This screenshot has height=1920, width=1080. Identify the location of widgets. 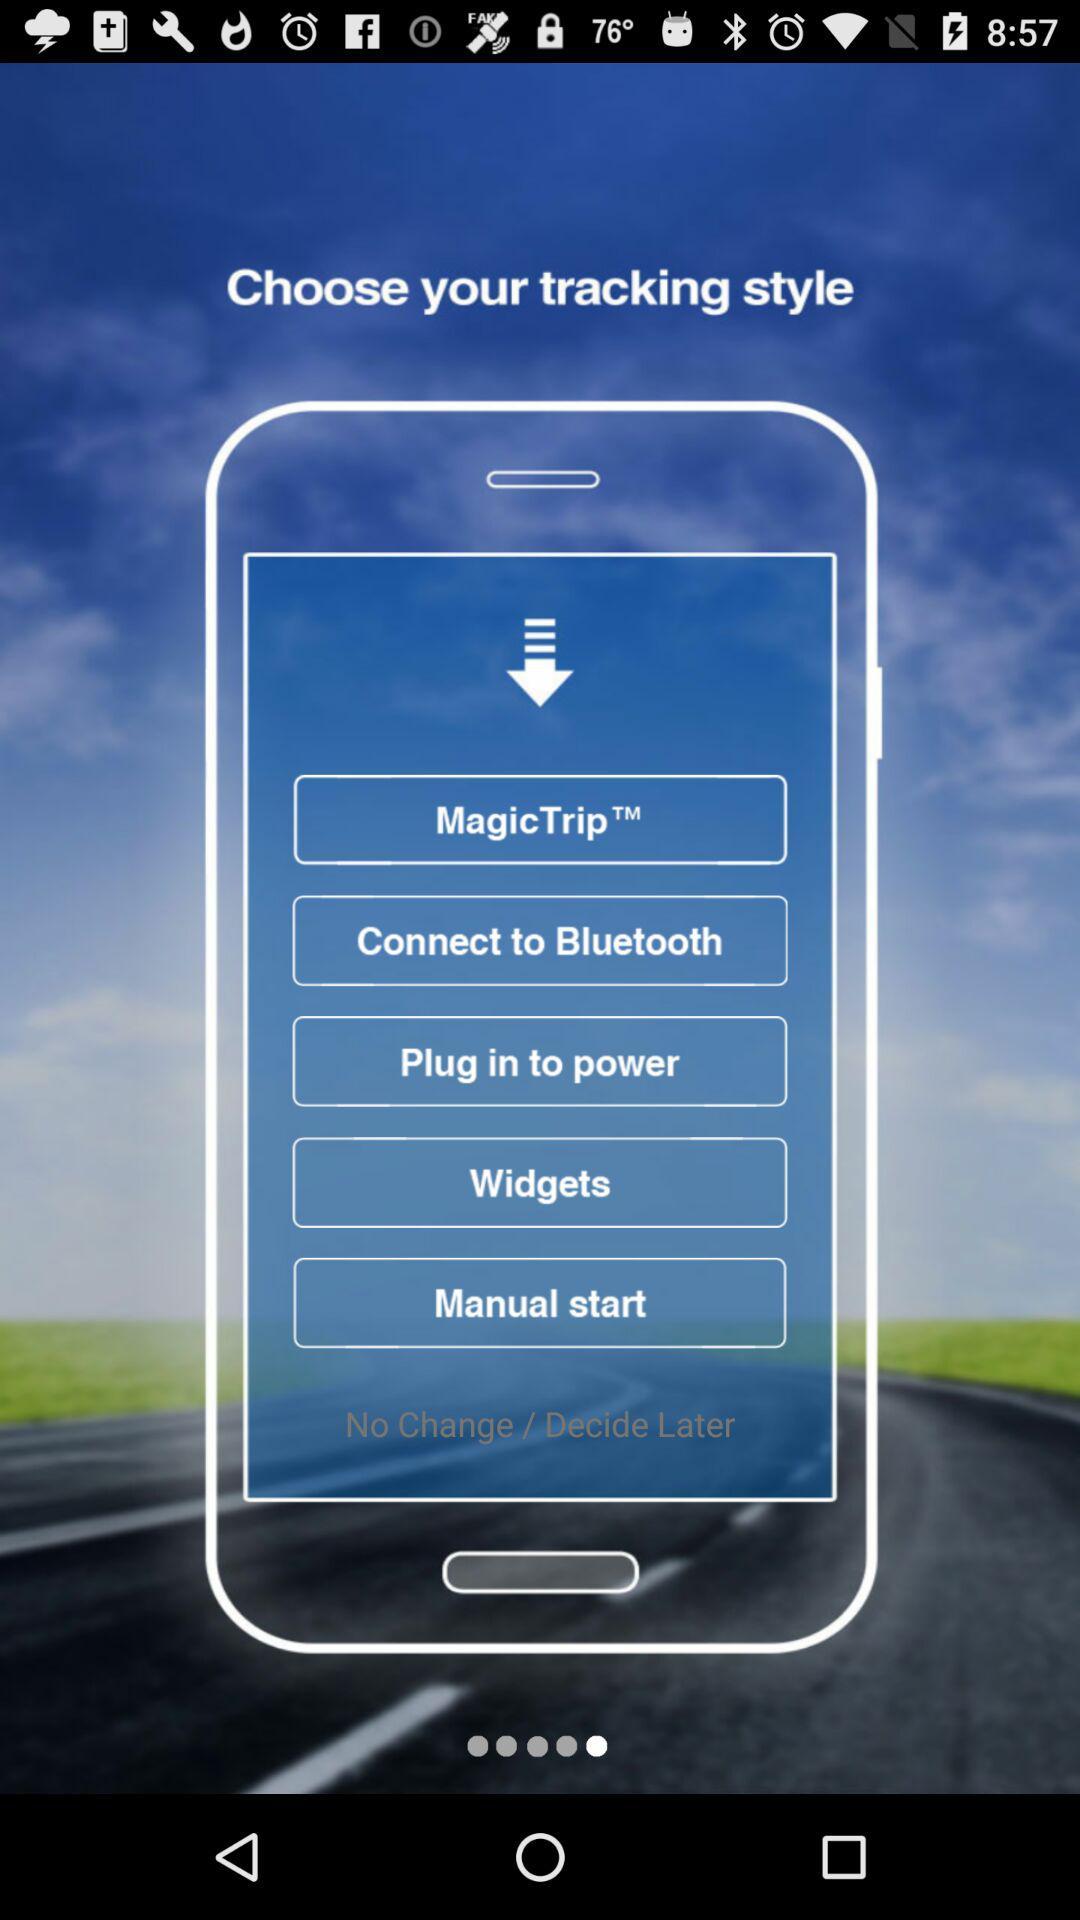
(540, 1182).